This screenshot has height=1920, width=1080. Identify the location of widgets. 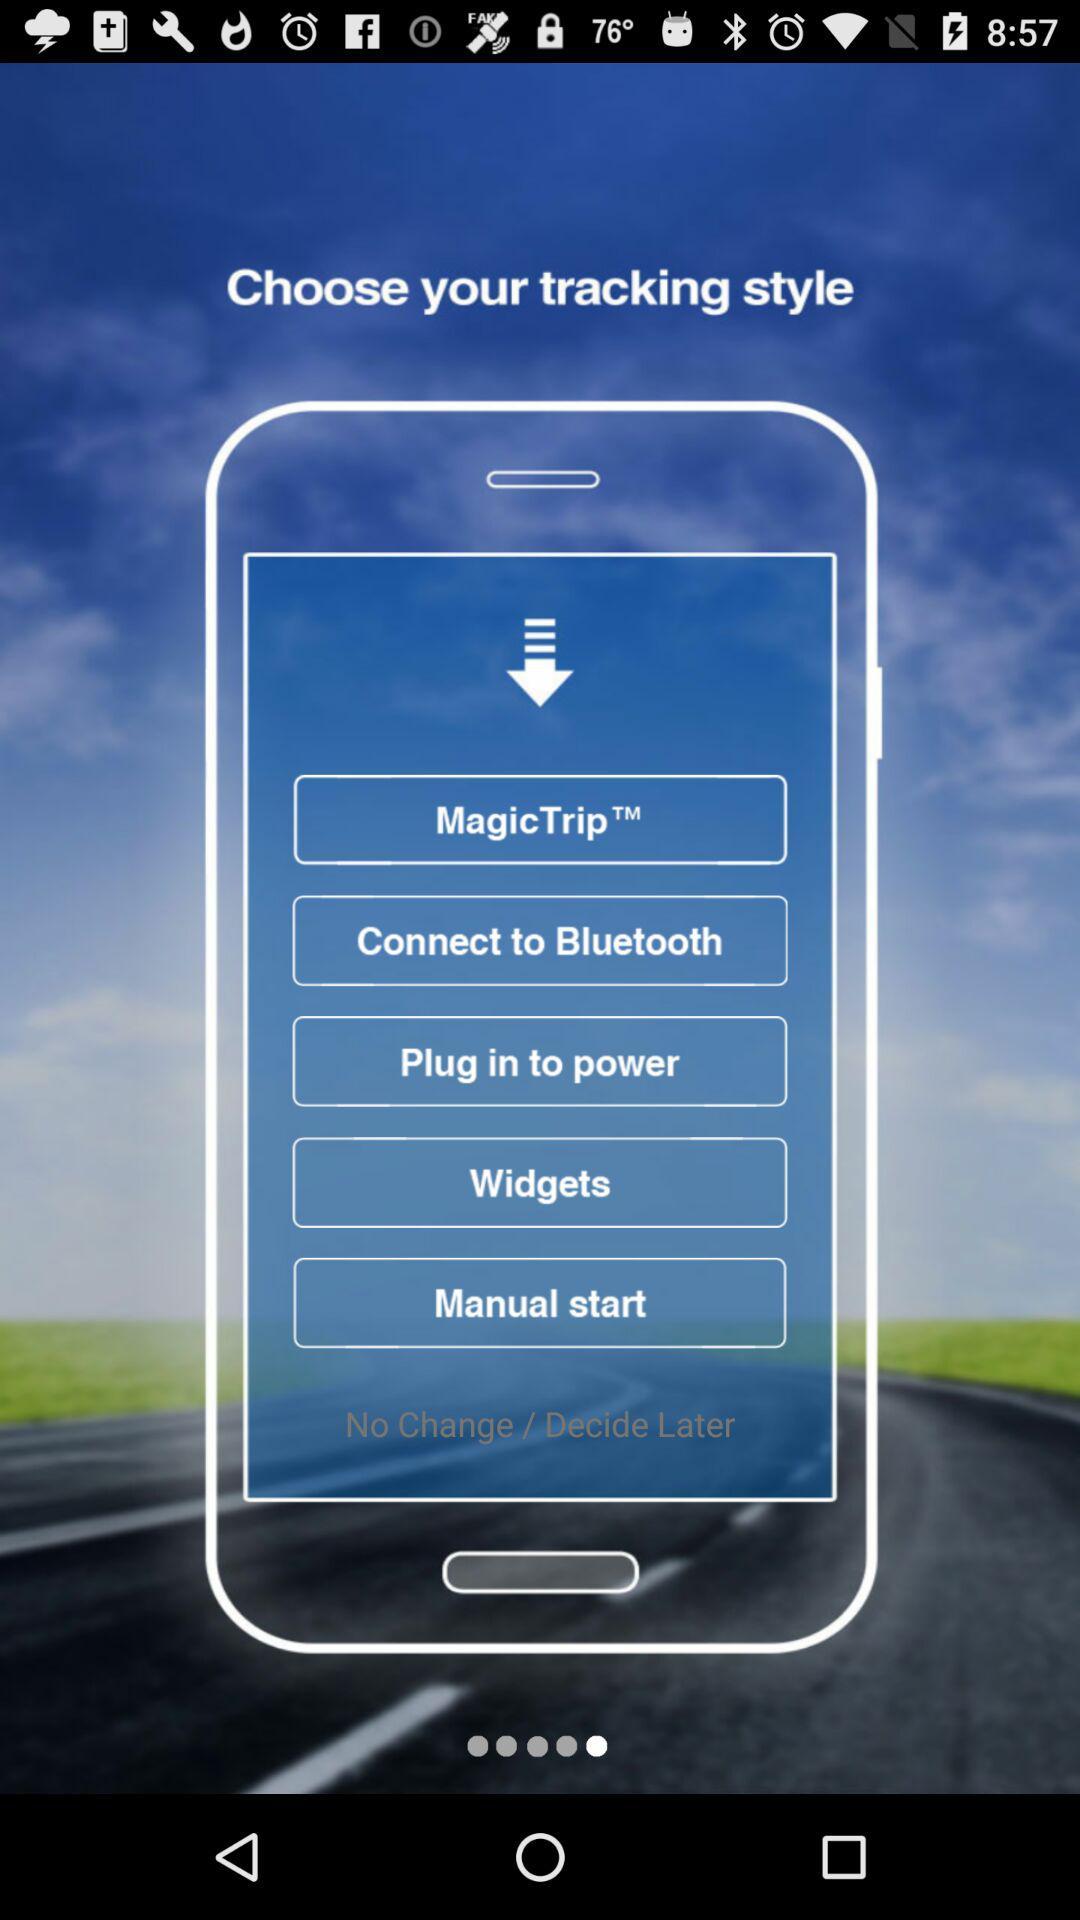
(540, 1182).